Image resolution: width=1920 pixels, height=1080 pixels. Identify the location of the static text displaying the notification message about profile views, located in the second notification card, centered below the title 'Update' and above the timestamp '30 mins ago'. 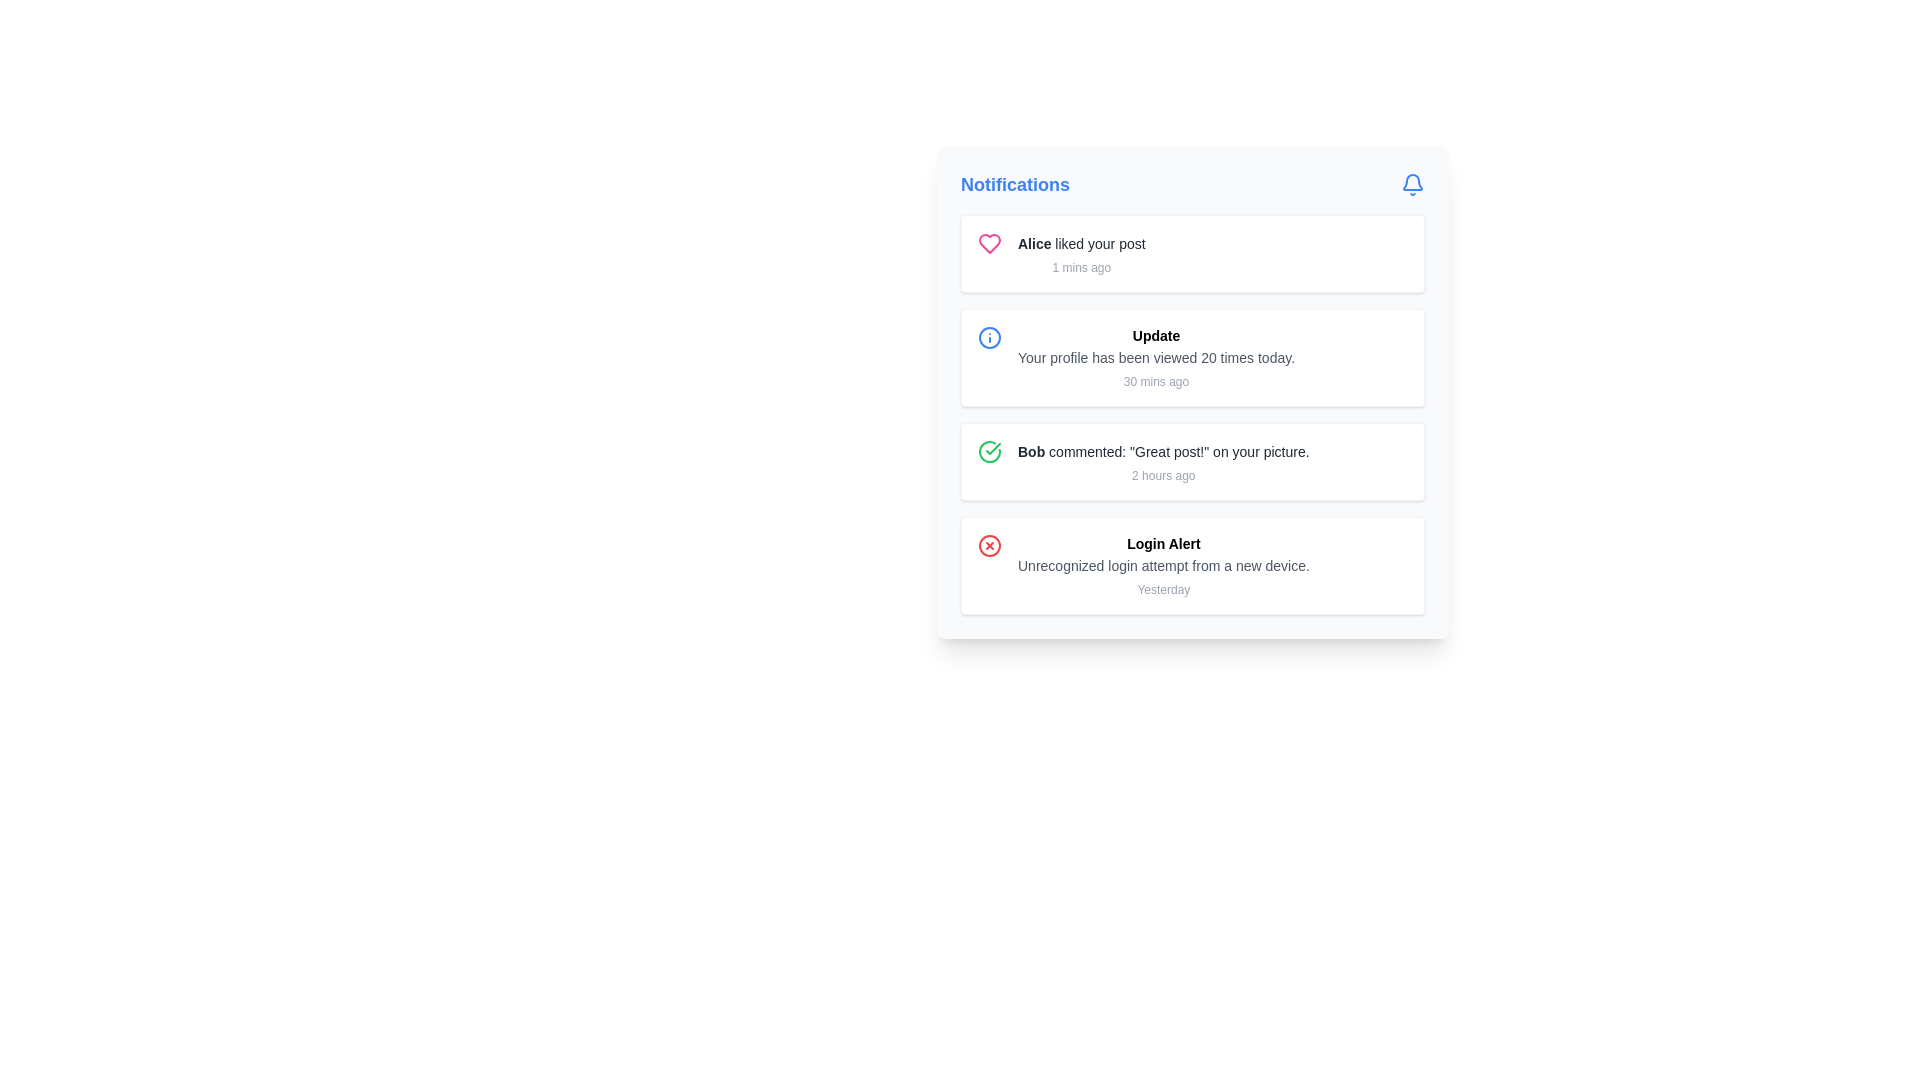
(1156, 357).